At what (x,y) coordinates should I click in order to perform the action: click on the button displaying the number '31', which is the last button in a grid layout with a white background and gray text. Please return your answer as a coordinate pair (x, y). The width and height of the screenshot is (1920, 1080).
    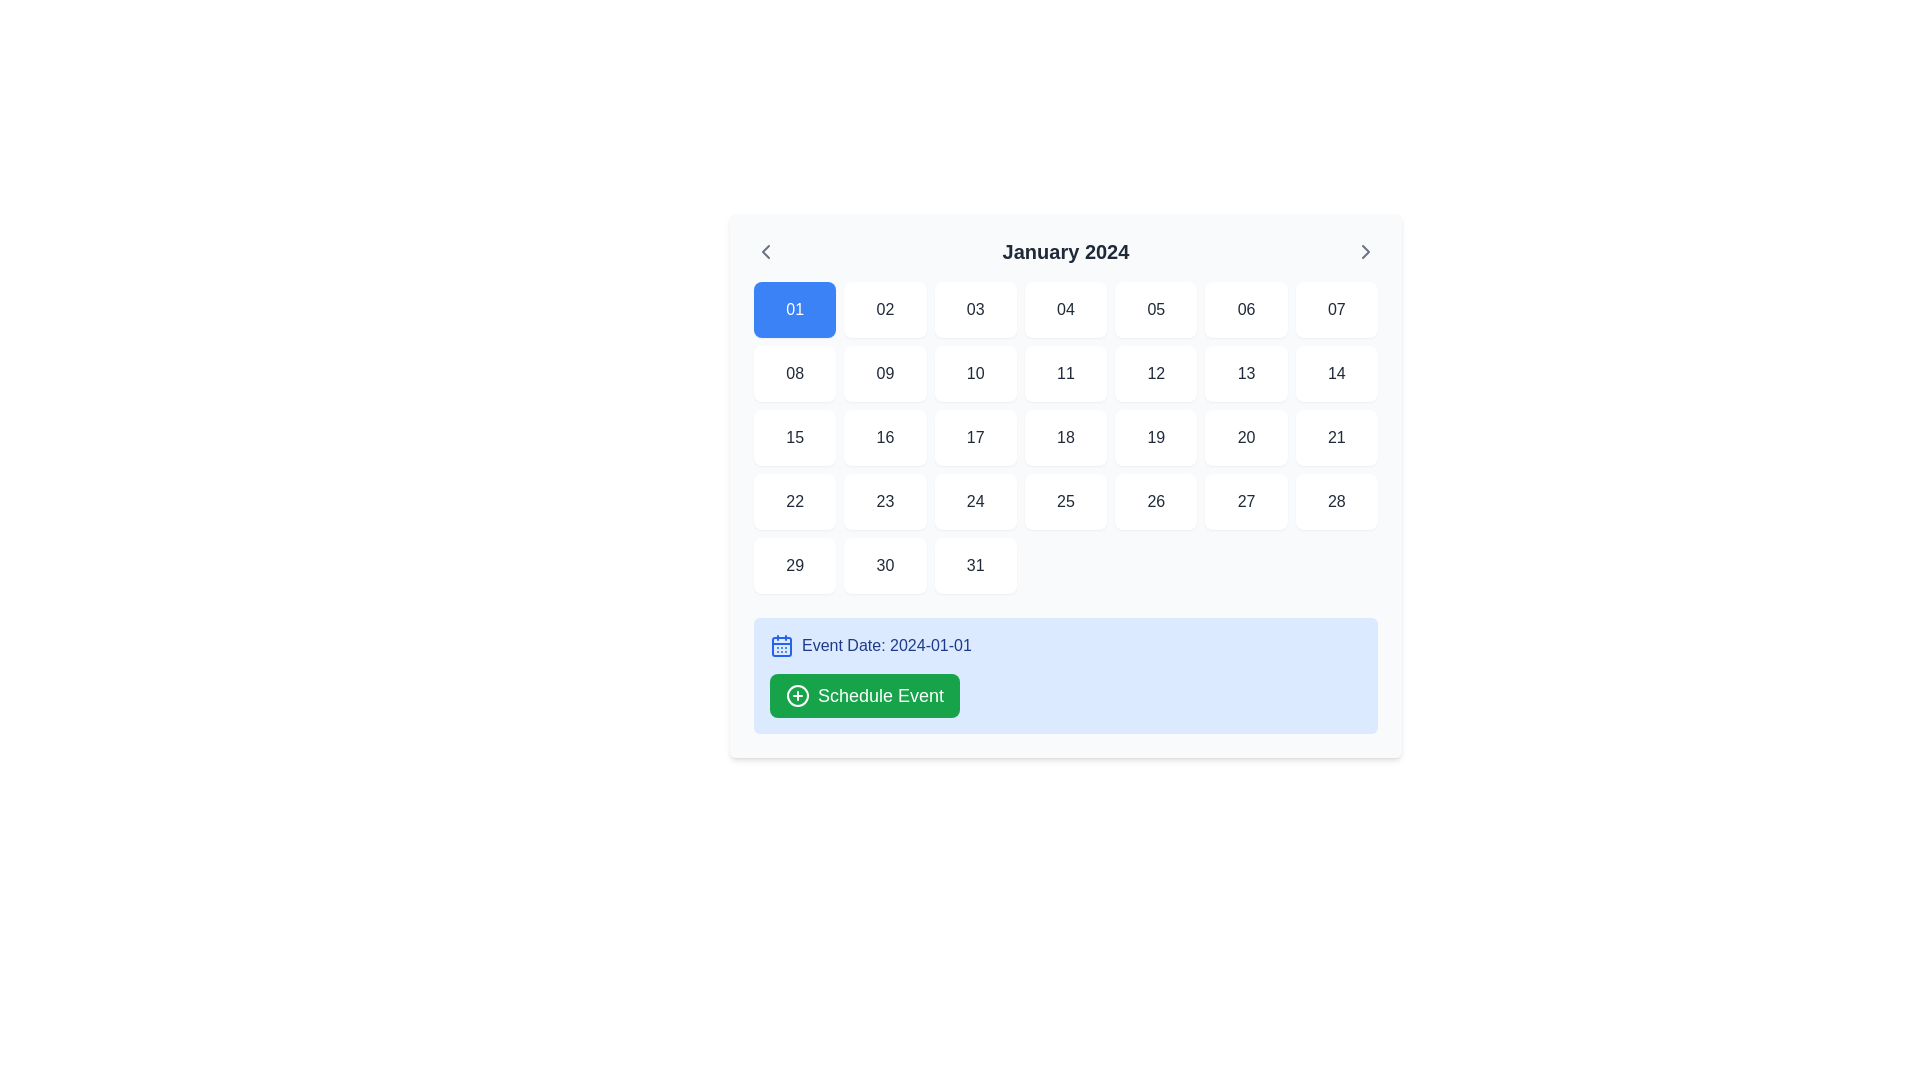
    Looking at the image, I should click on (975, 566).